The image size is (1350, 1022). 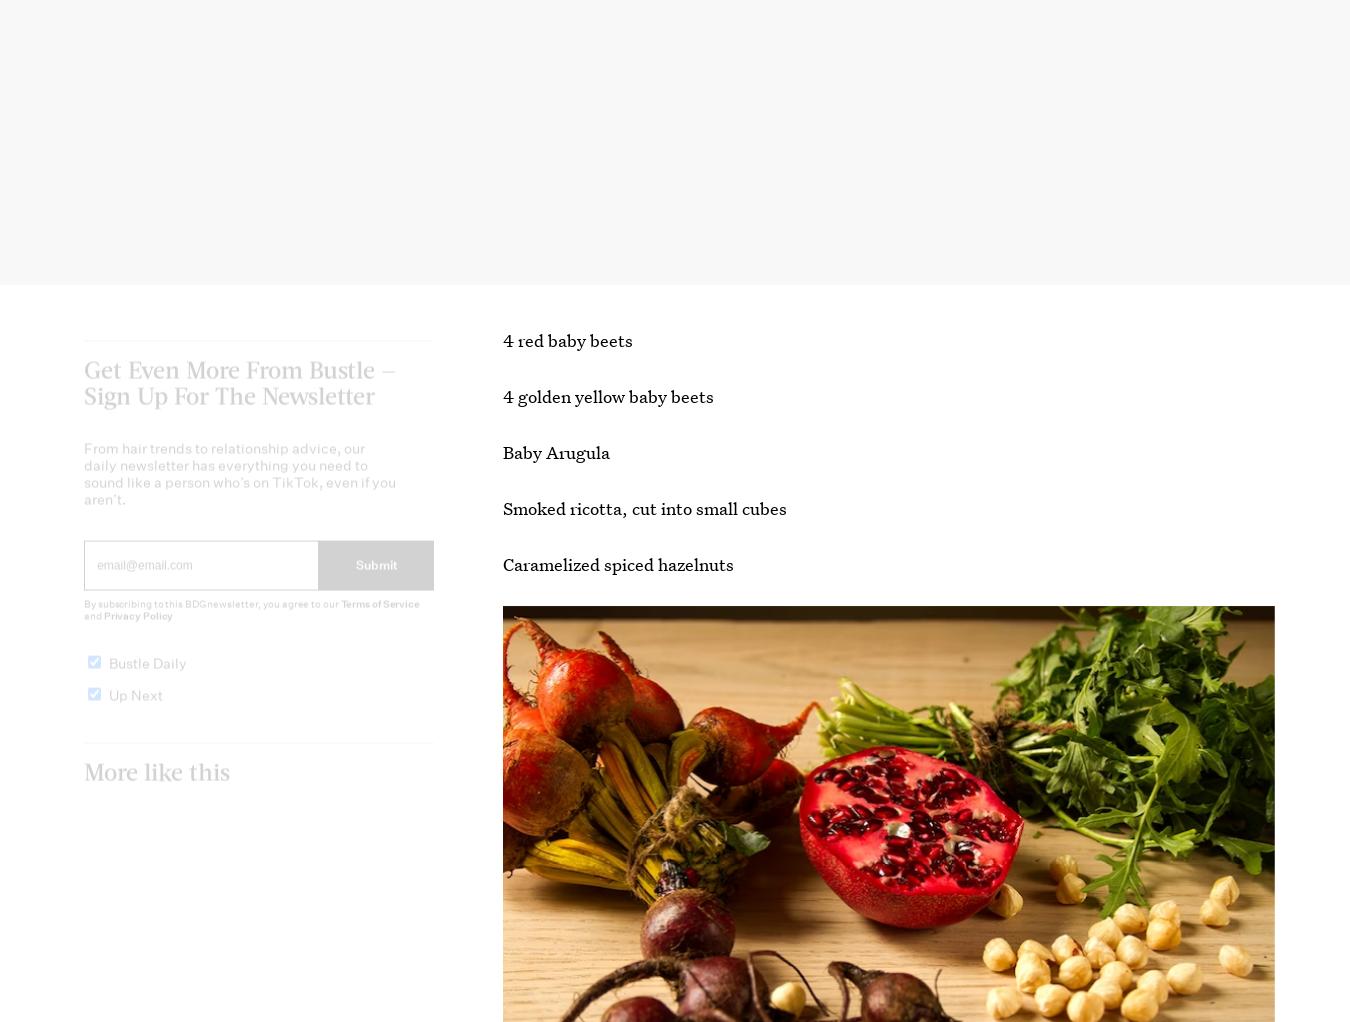 What do you see at coordinates (147, 678) in the screenshot?
I see `'Bustle Daily'` at bounding box center [147, 678].